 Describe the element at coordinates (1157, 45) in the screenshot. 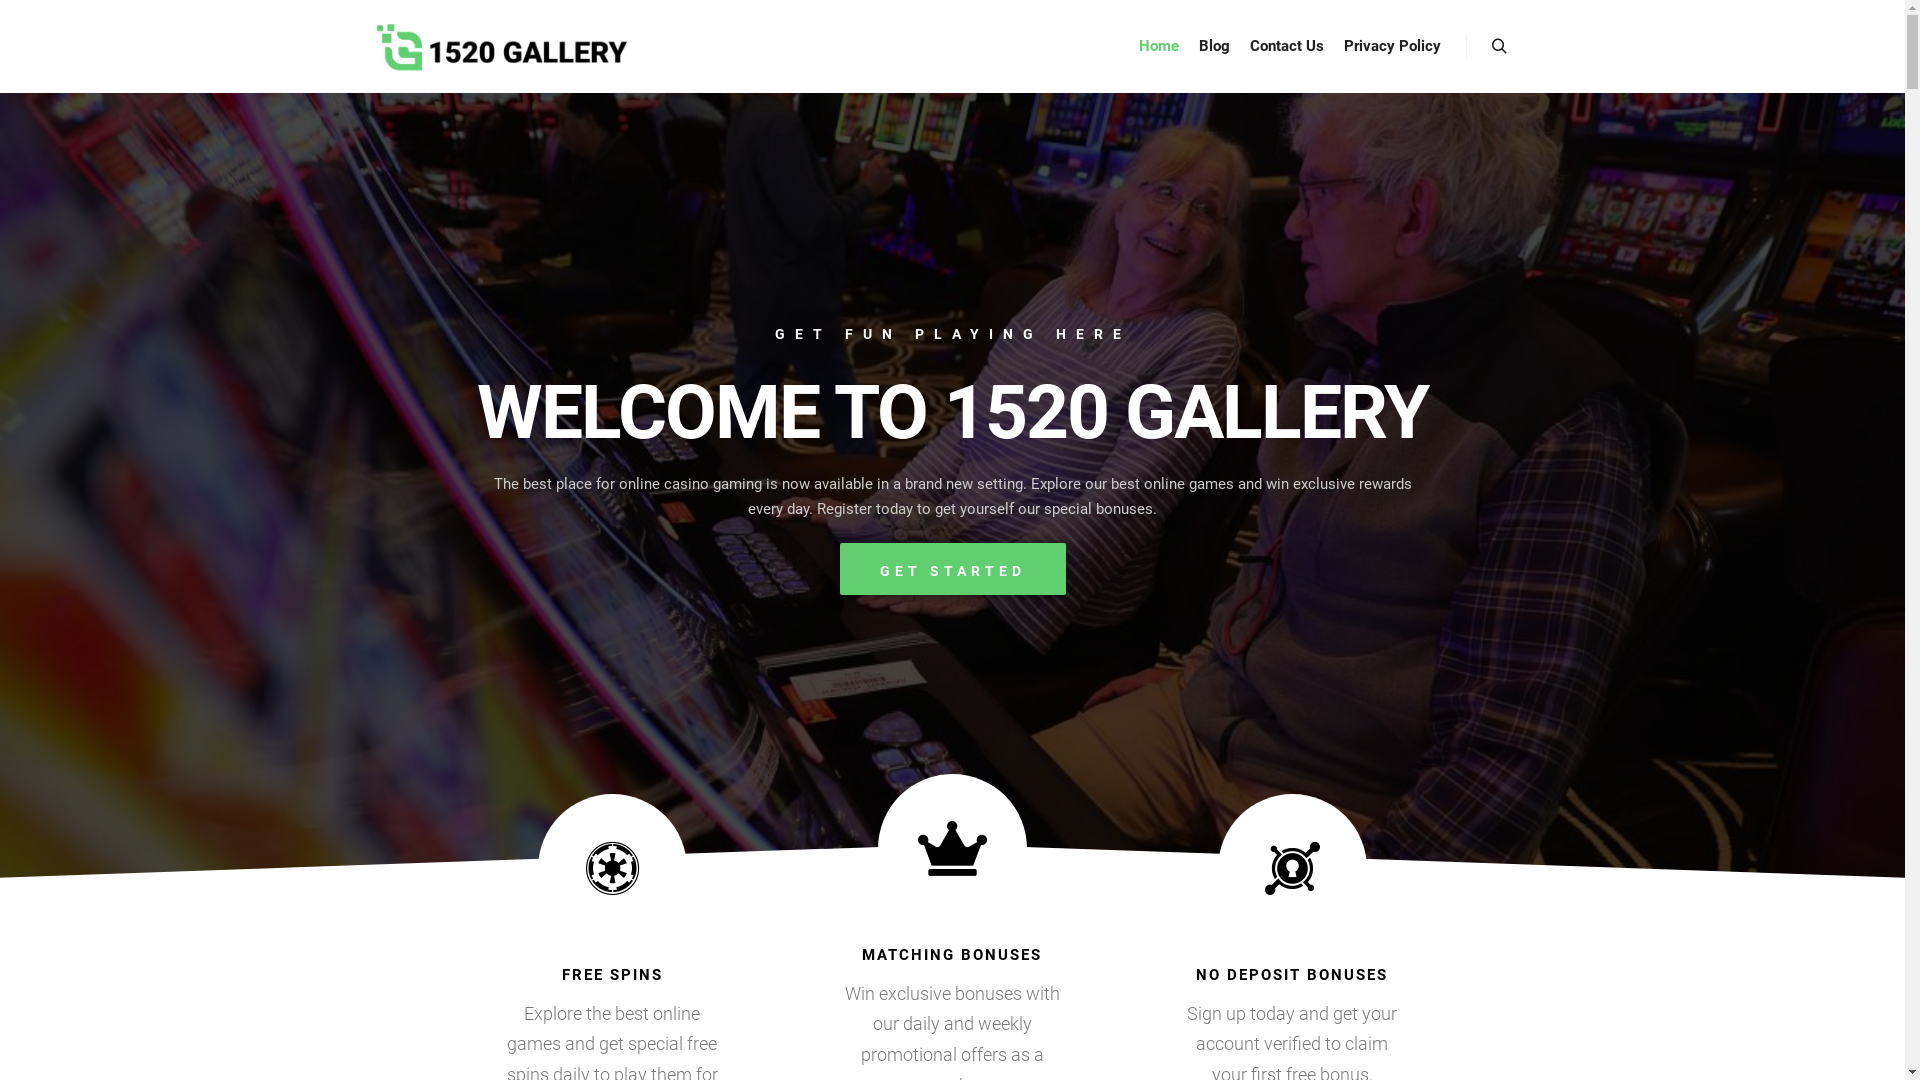

I see `'Home'` at that location.